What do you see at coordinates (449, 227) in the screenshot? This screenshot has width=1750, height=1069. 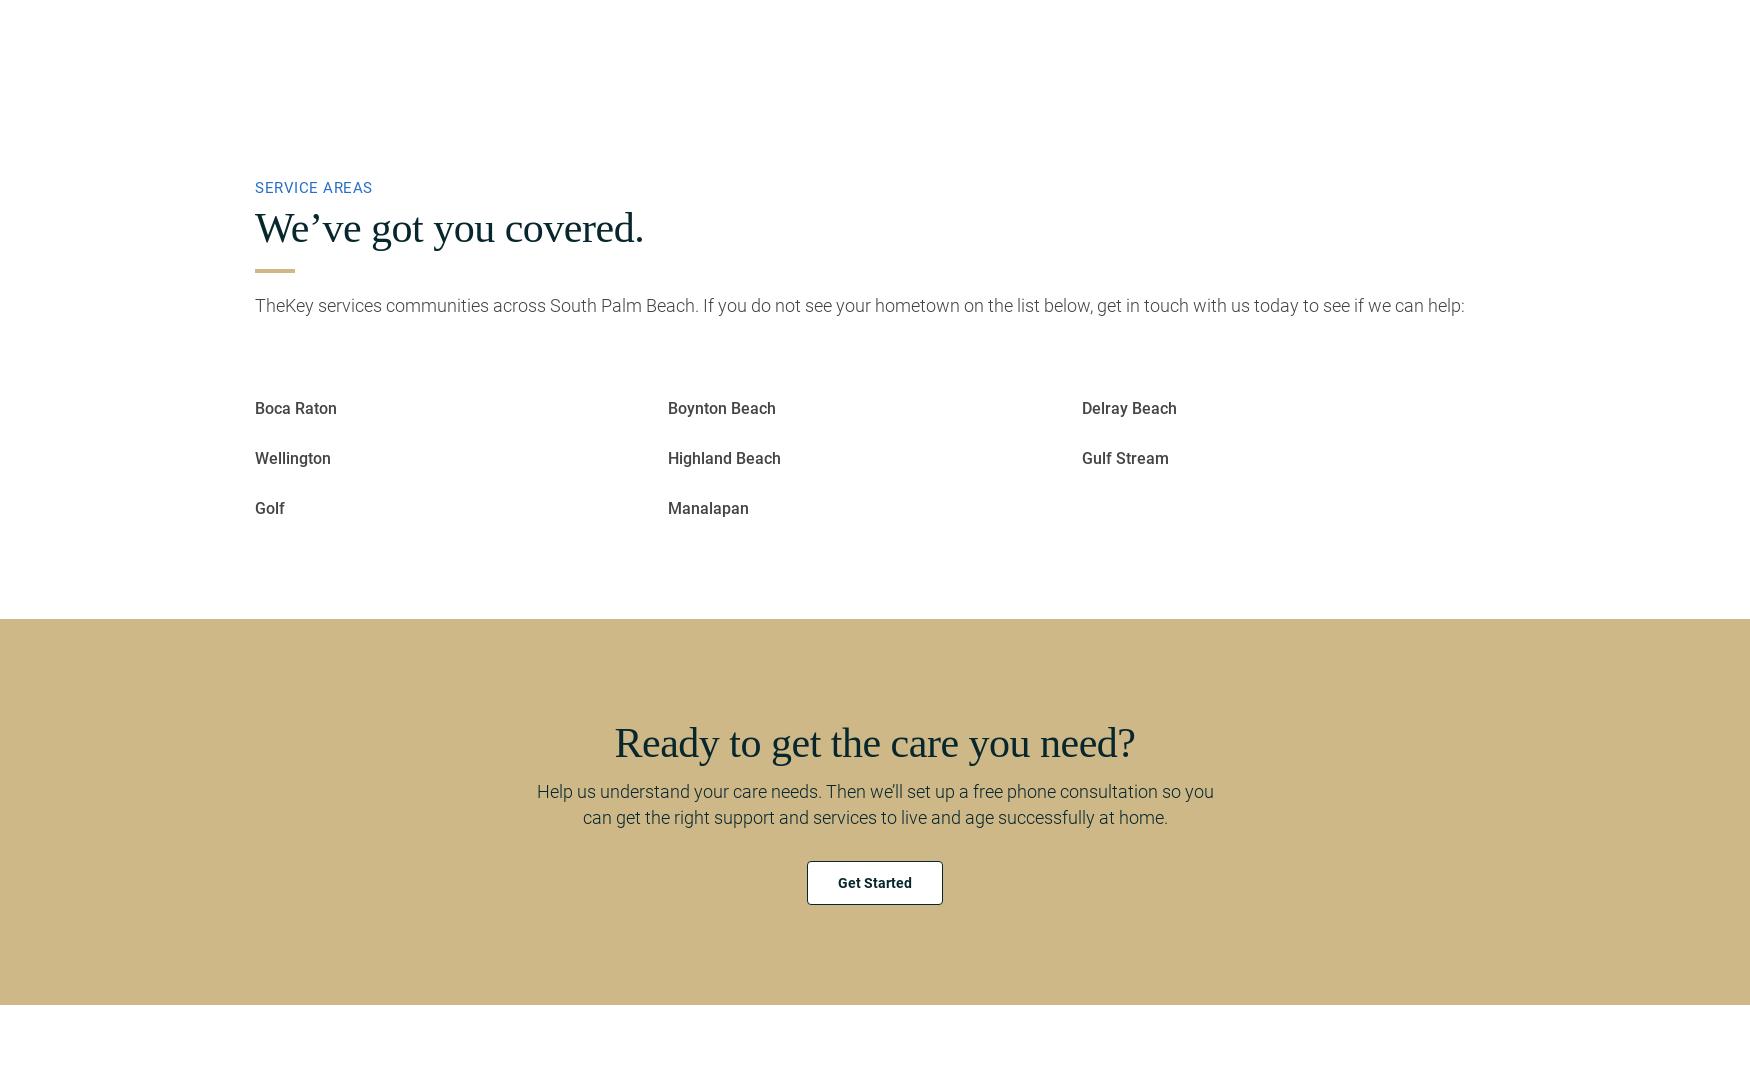 I see `'We’ve got you covered.'` at bounding box center [449, 227].